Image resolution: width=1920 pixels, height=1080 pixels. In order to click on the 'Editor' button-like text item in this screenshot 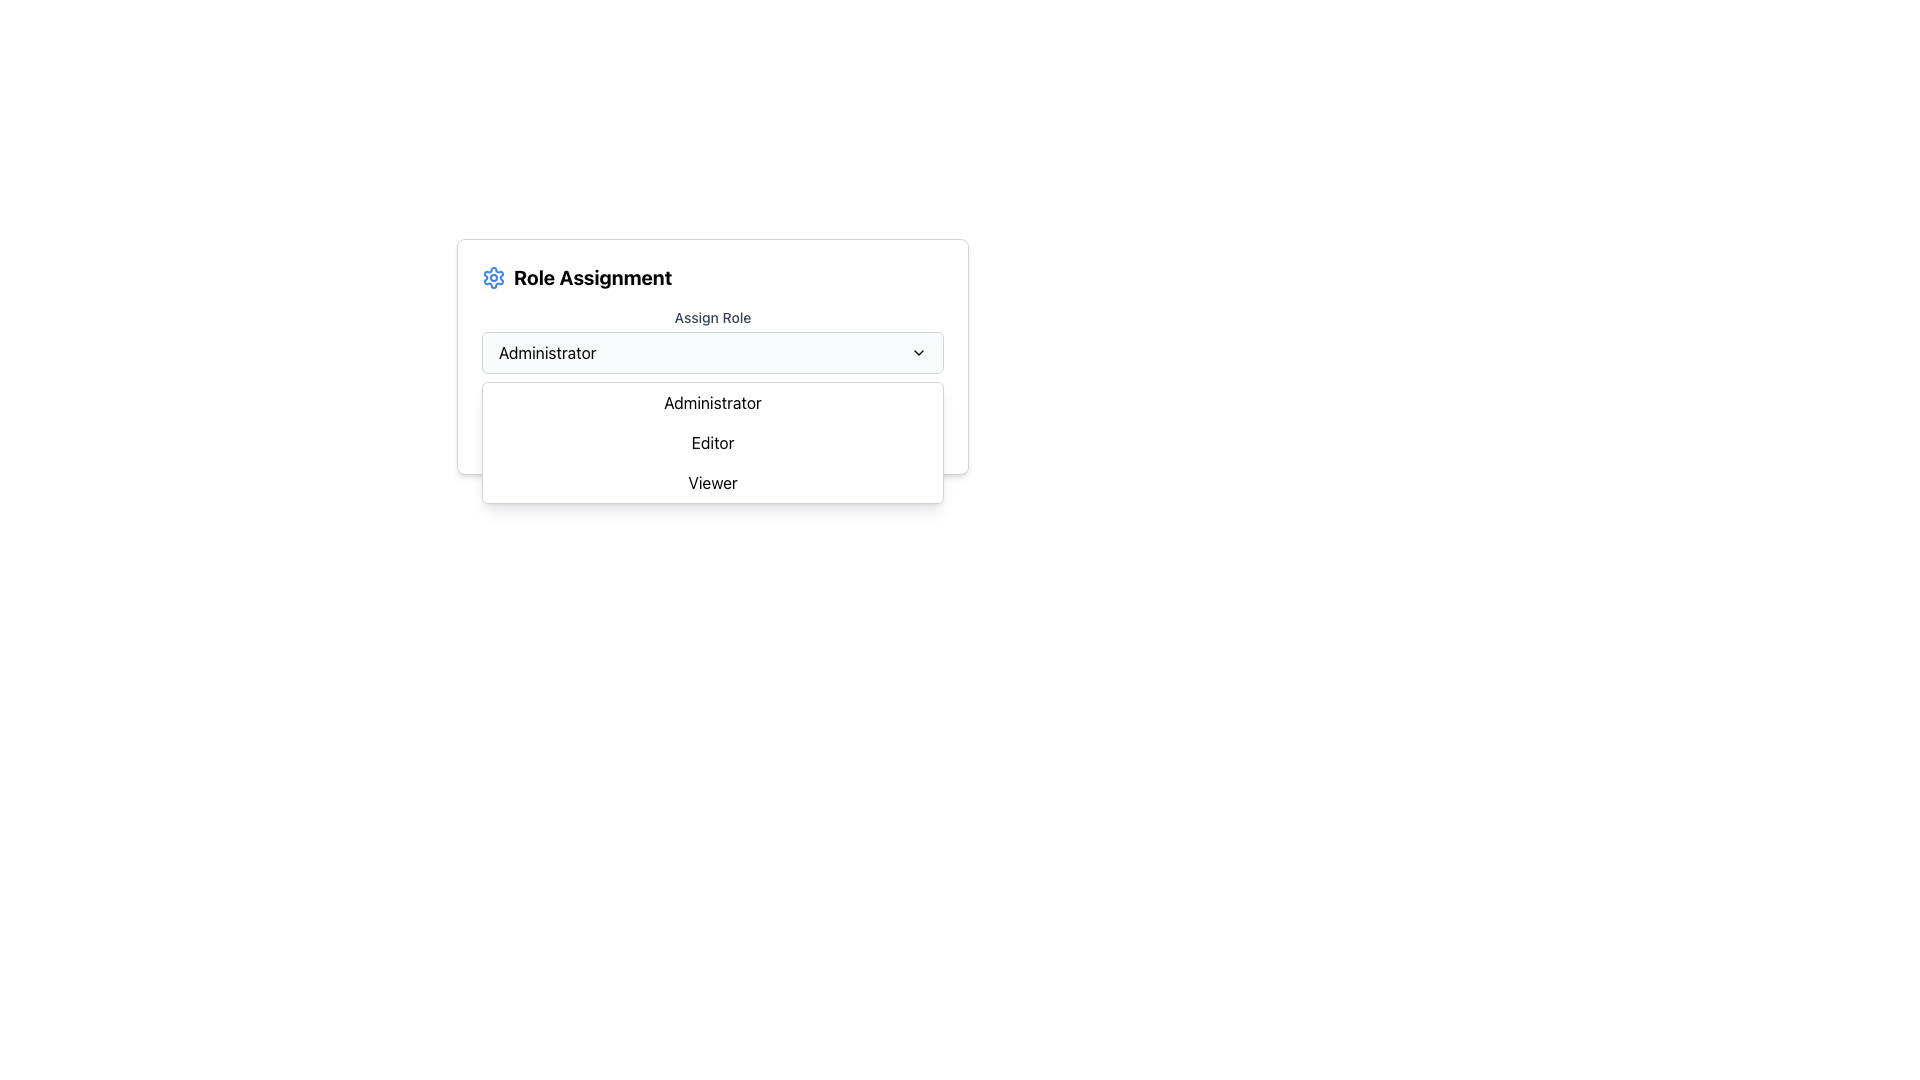, I will do `click(713, 442)`.